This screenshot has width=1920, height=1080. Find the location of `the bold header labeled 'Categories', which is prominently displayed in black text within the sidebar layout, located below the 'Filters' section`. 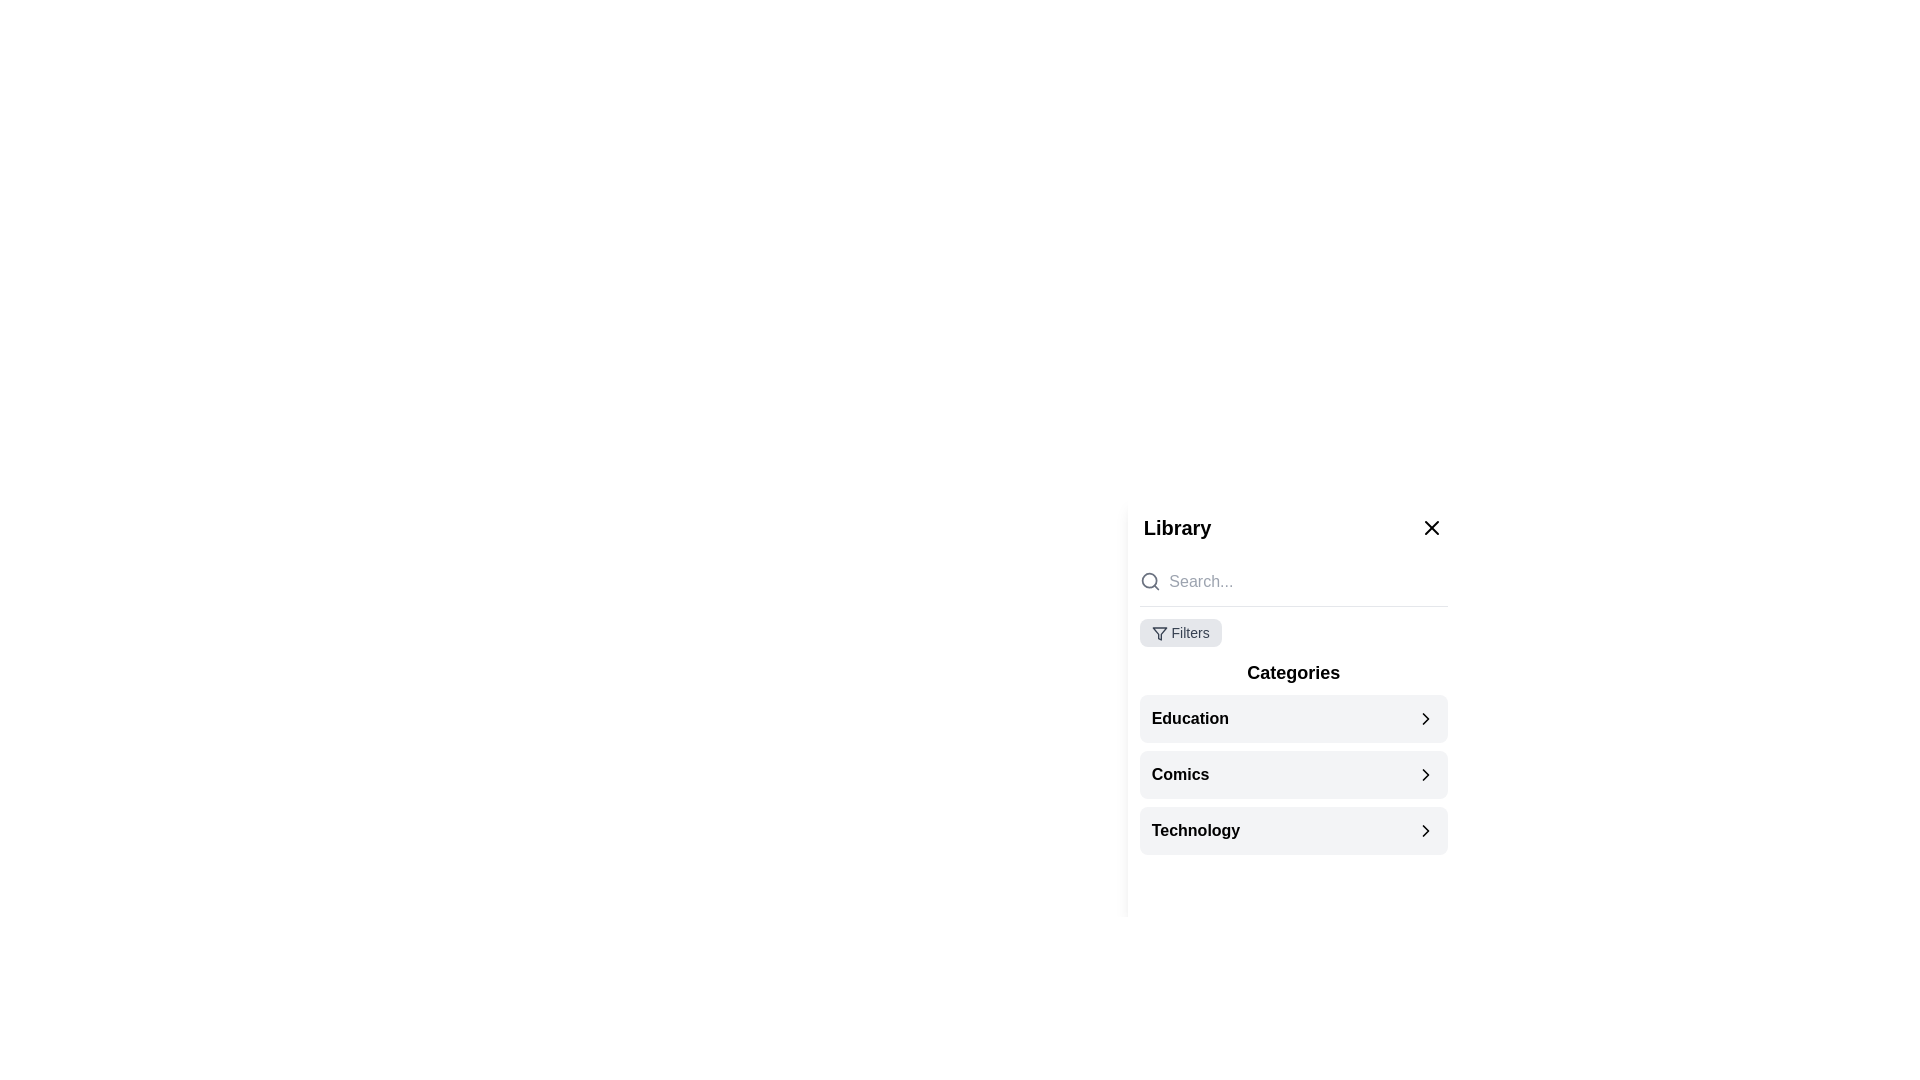

the bold header labeled 'Categories', which is prominently displayed in black text within the sidebar layout, located below the 'Filters' section is located at coordinates (1293, 672).